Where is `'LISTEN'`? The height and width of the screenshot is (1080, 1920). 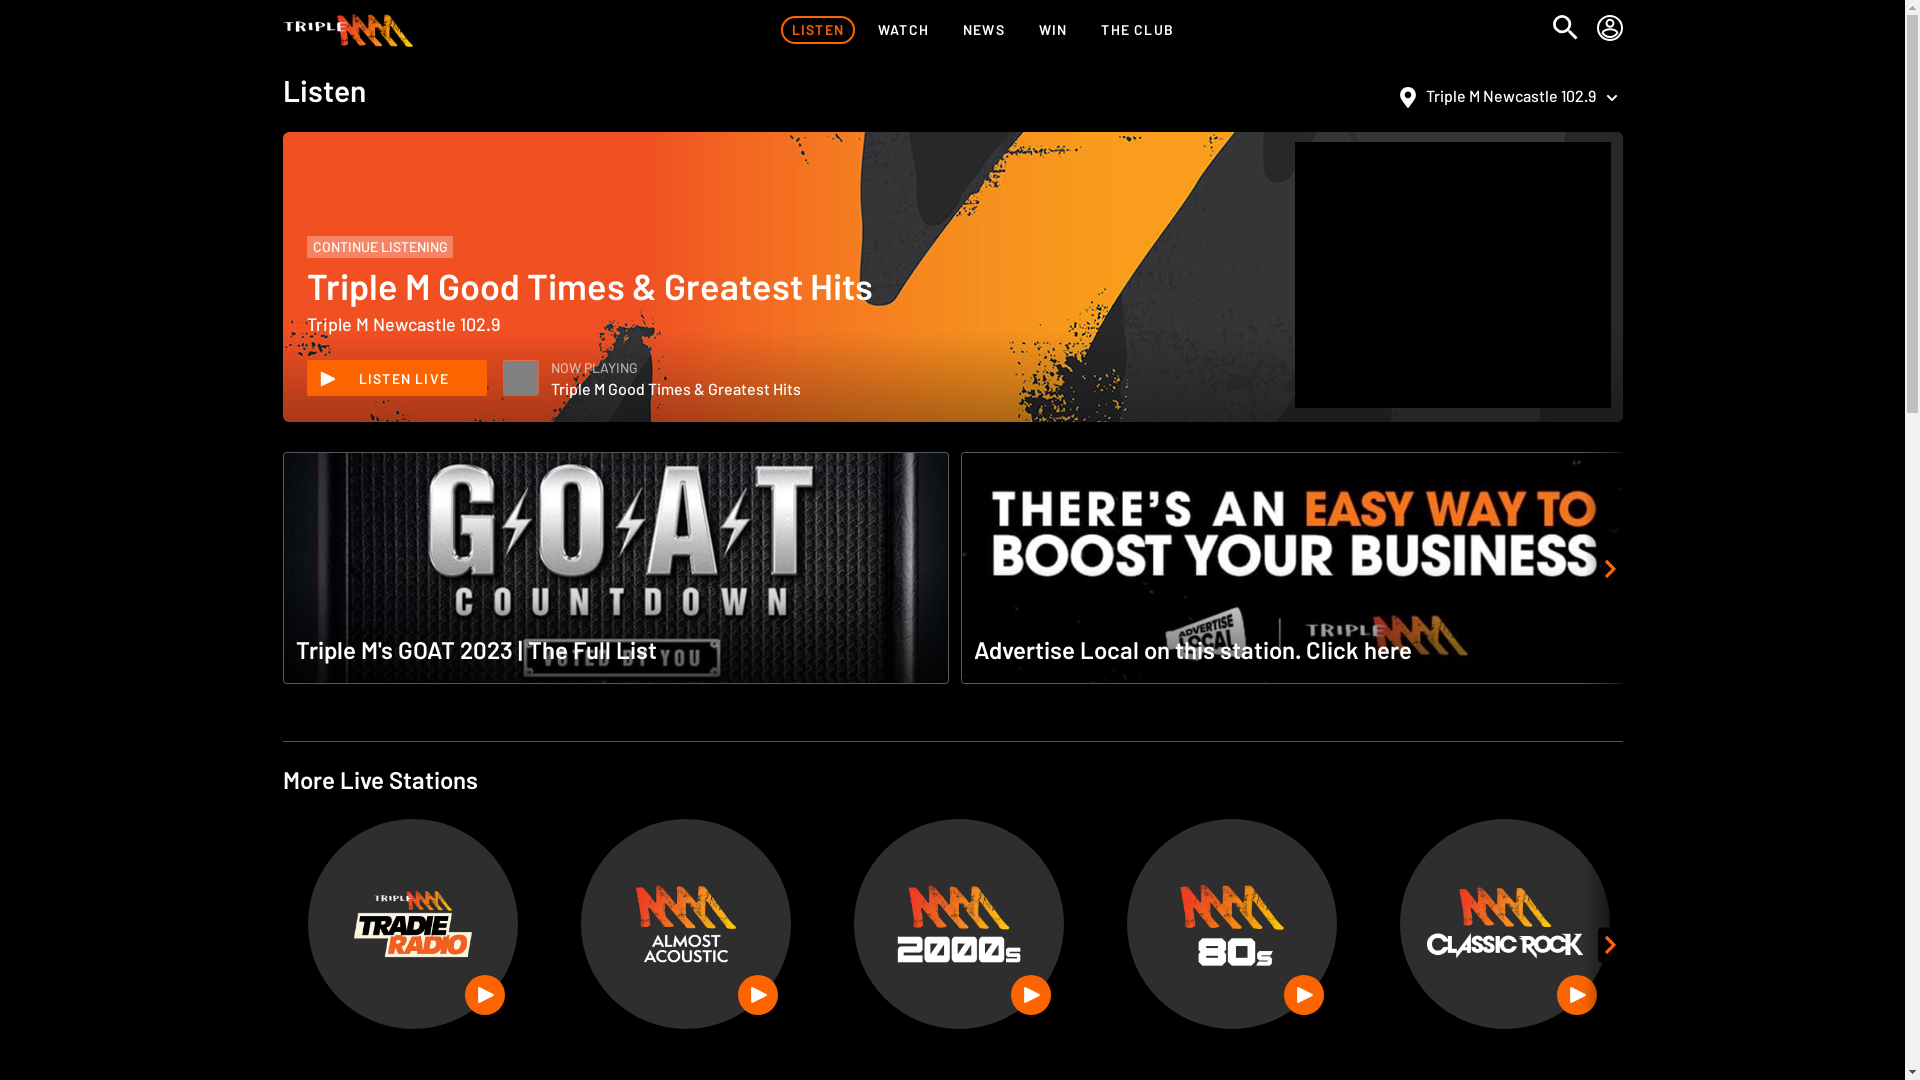
'LISTEN' is located at coordinates (817, 30).